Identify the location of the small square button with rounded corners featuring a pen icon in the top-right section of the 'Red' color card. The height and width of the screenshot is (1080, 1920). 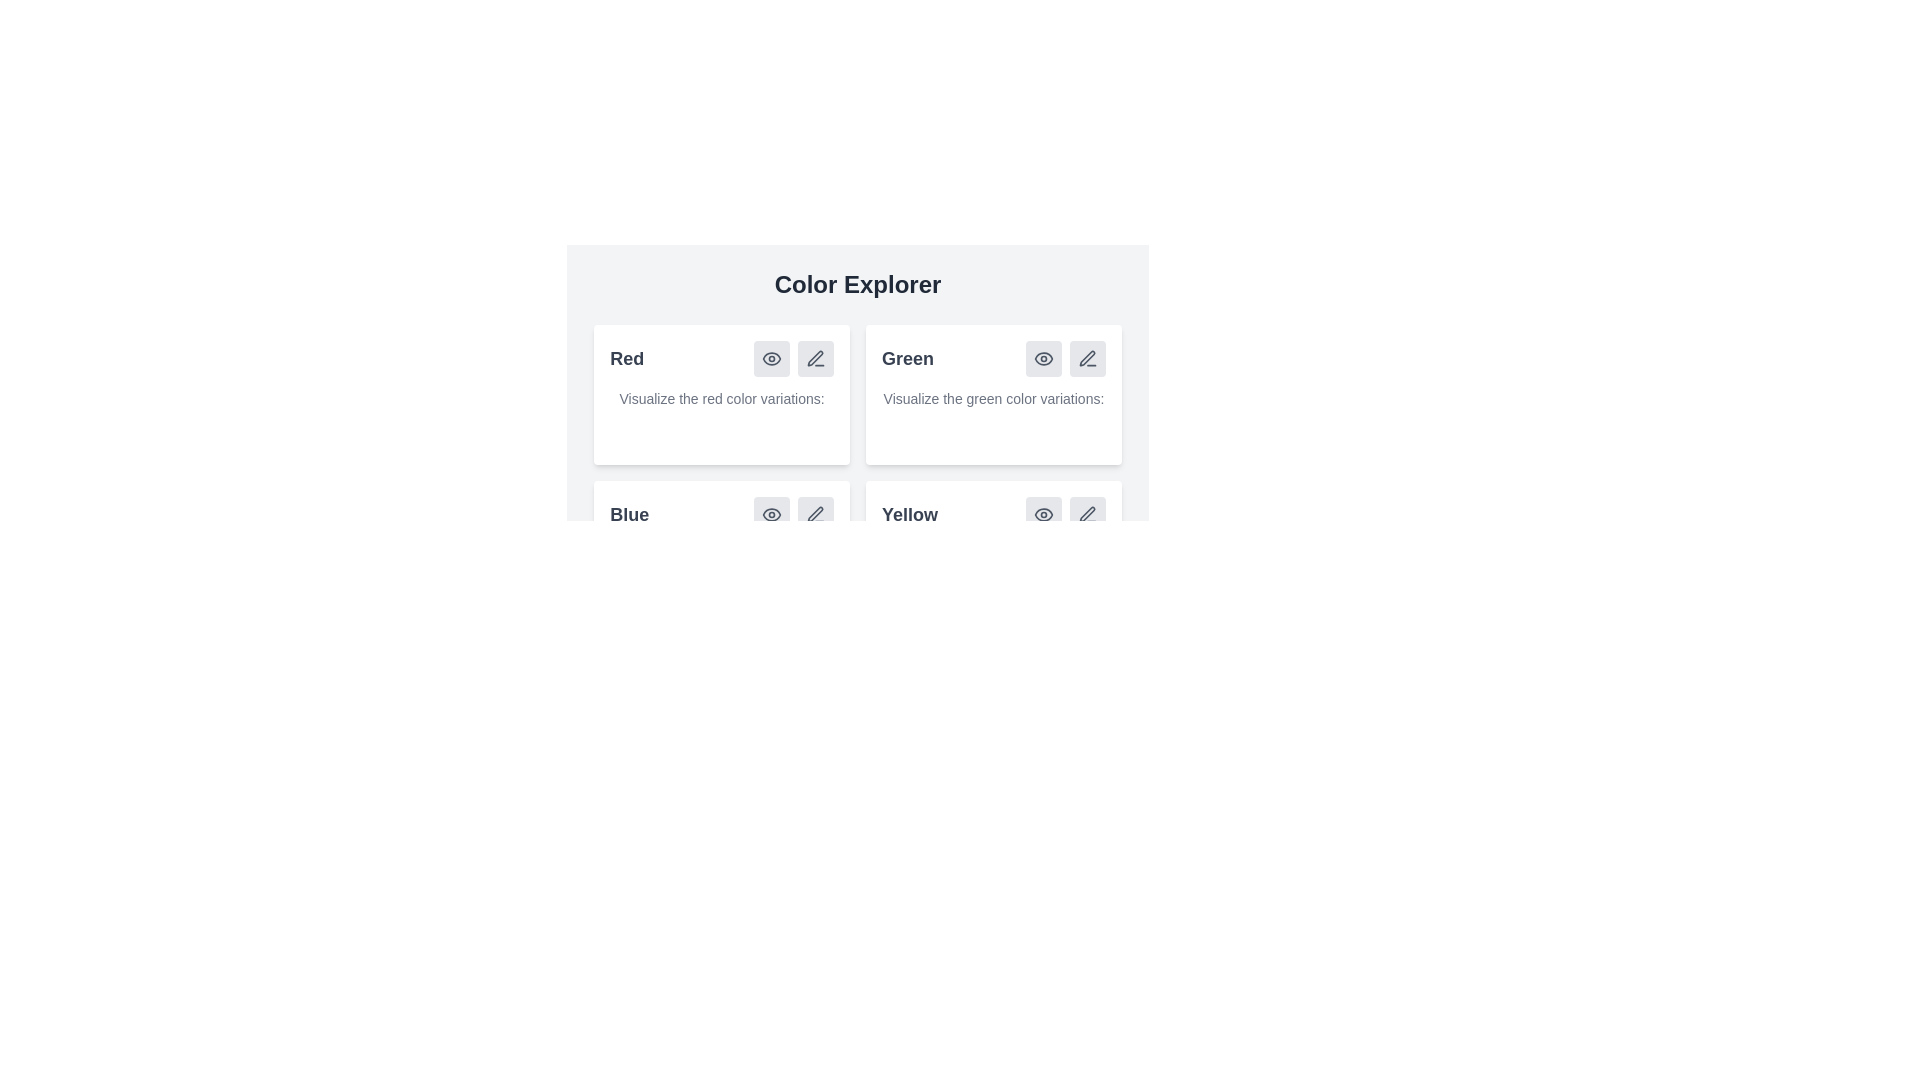
(816, 357).